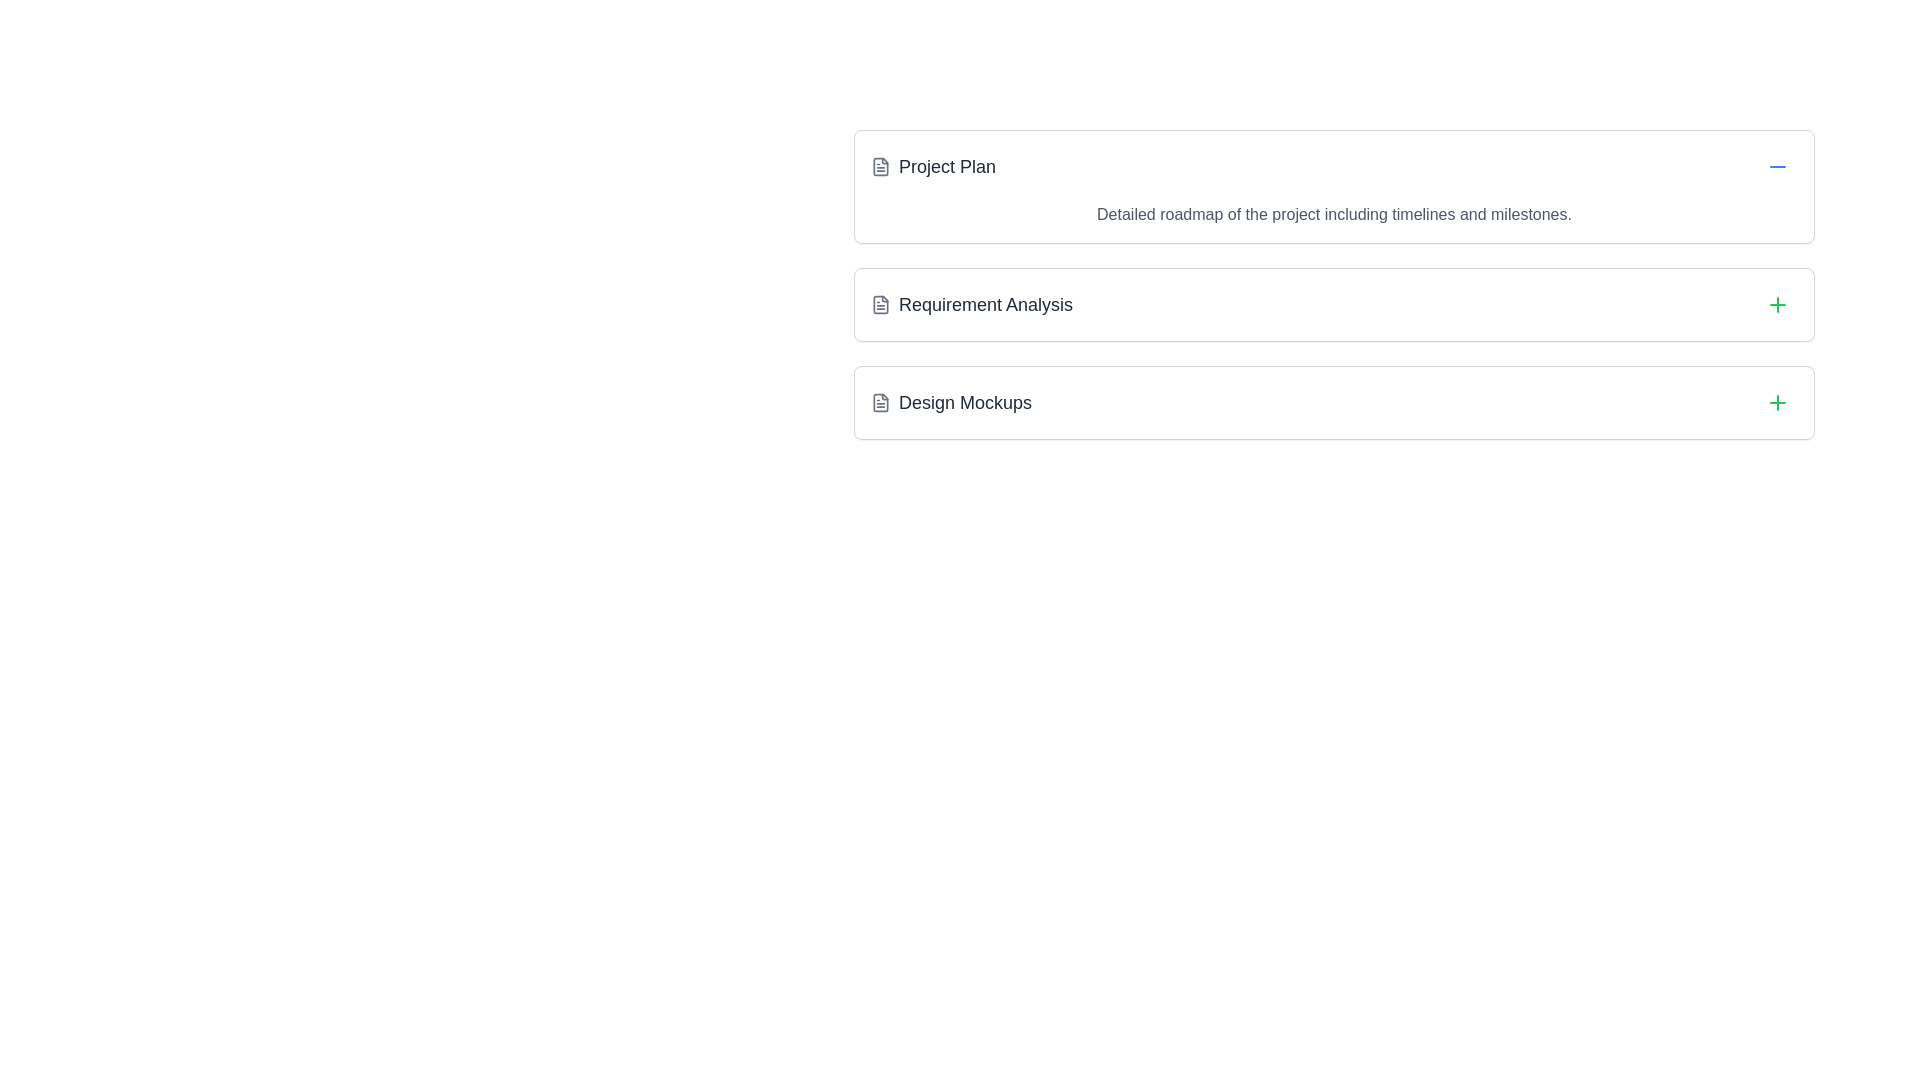  I want to click on the minus icon located in the top-right corner of the 'Project Plan' section, so click(1777, 165).